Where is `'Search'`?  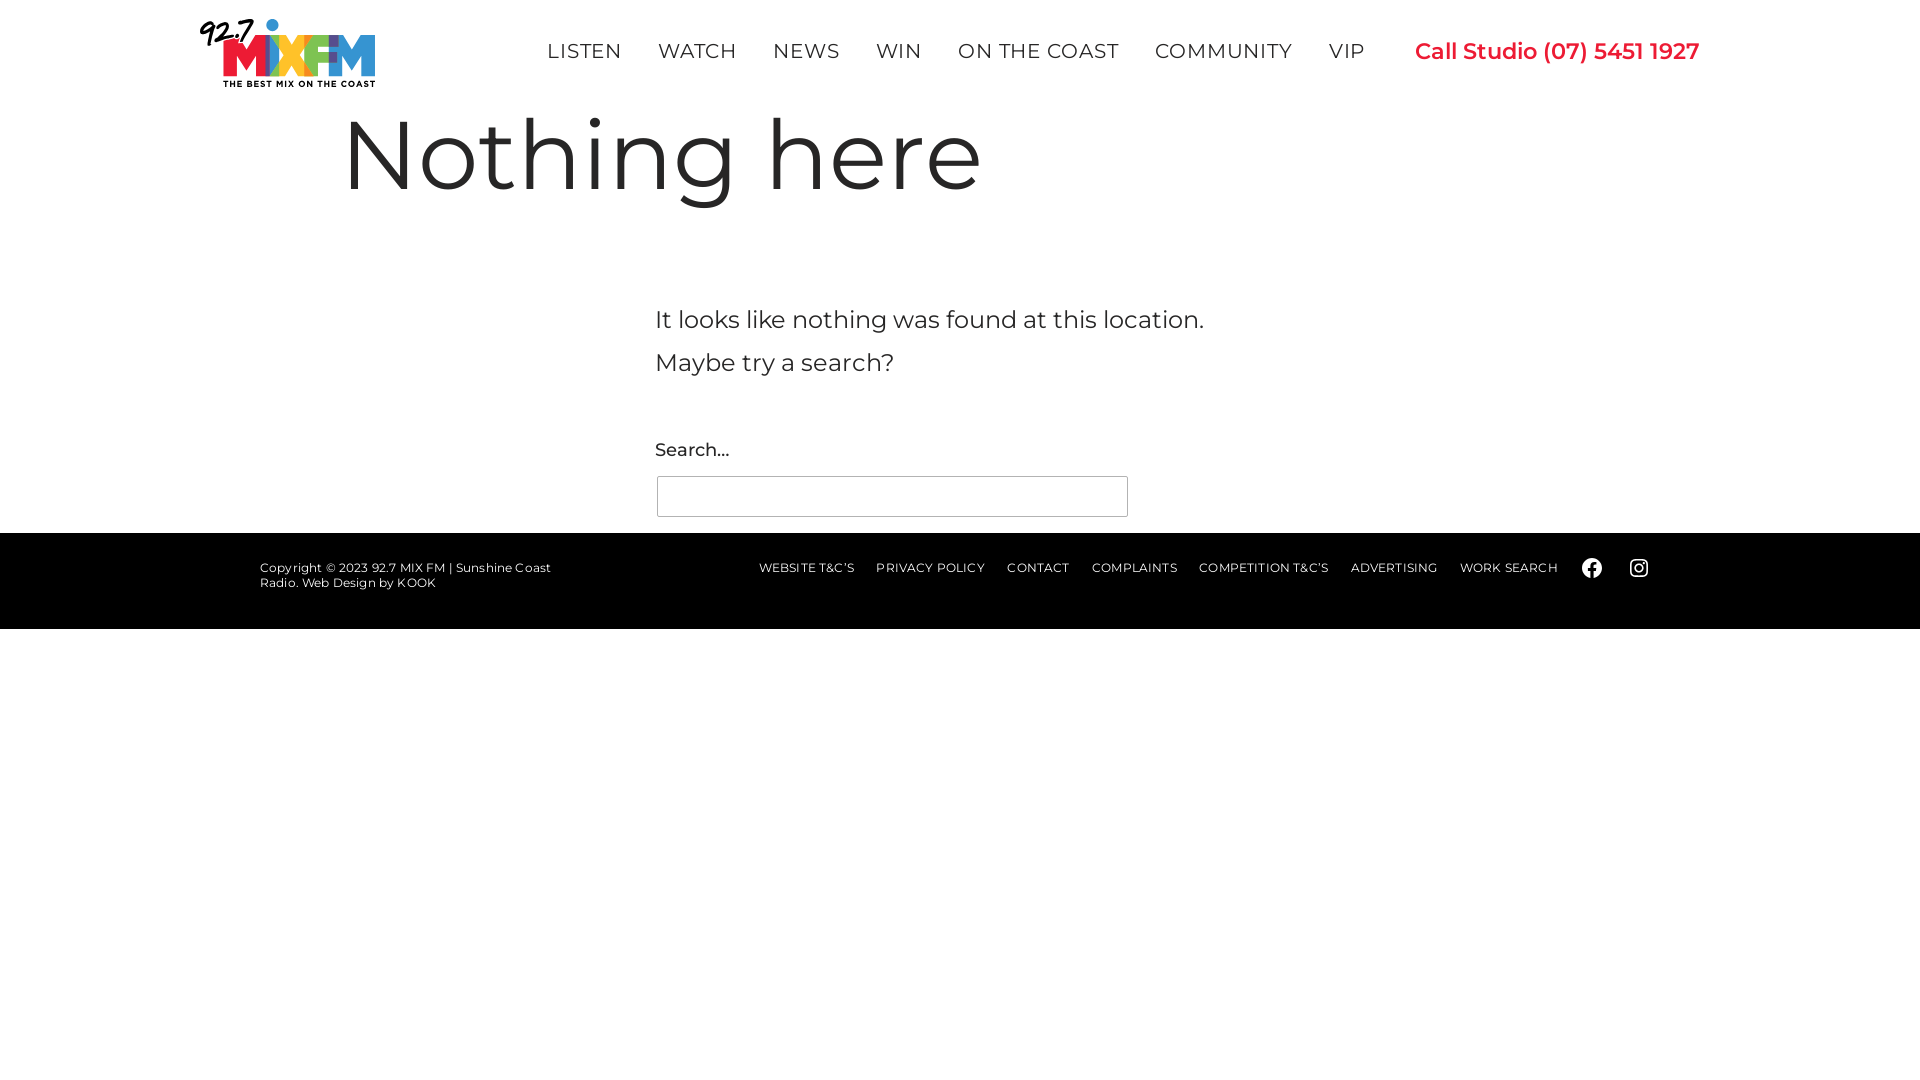
'Search' is located at coordinates (1153, 502).